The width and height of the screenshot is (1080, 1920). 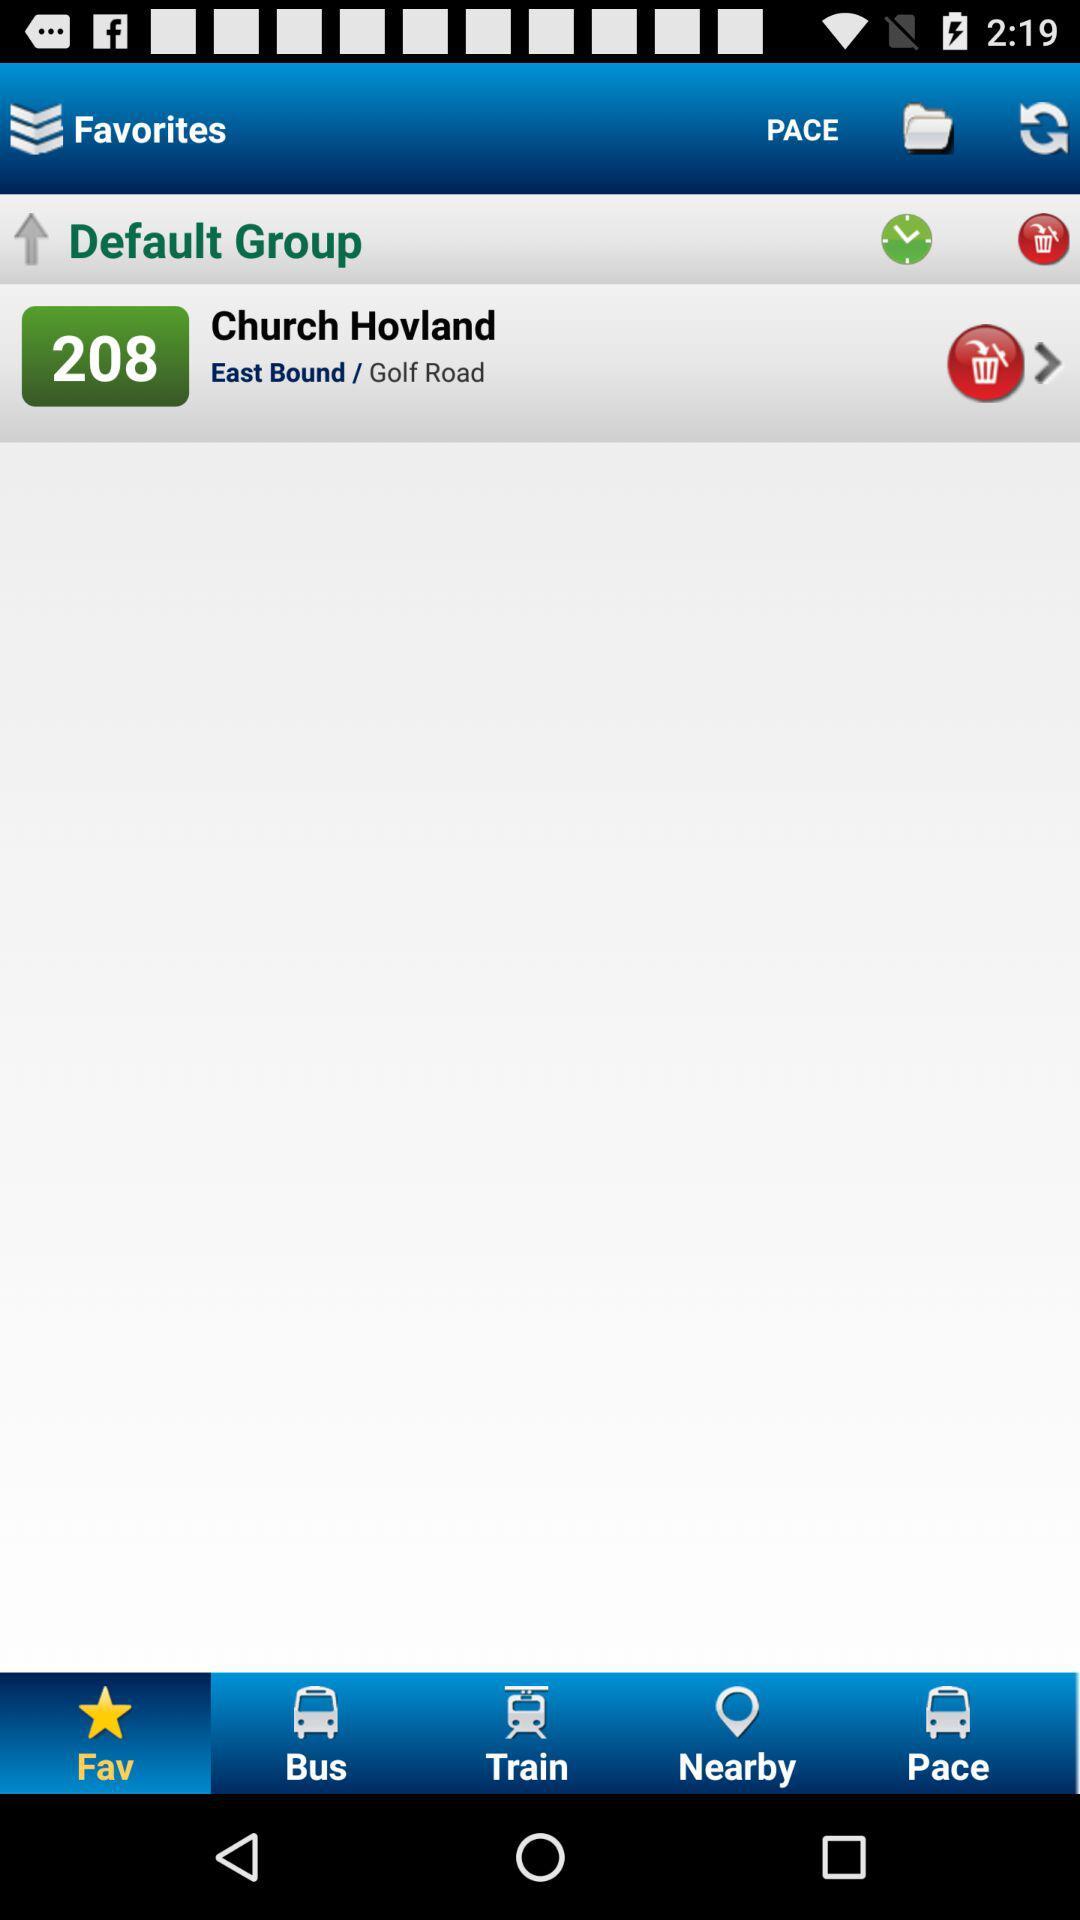 What do you see at coordinates (1042, 127) in the screenshot?
I see `refresh site` at bounding box center [1042, 127].